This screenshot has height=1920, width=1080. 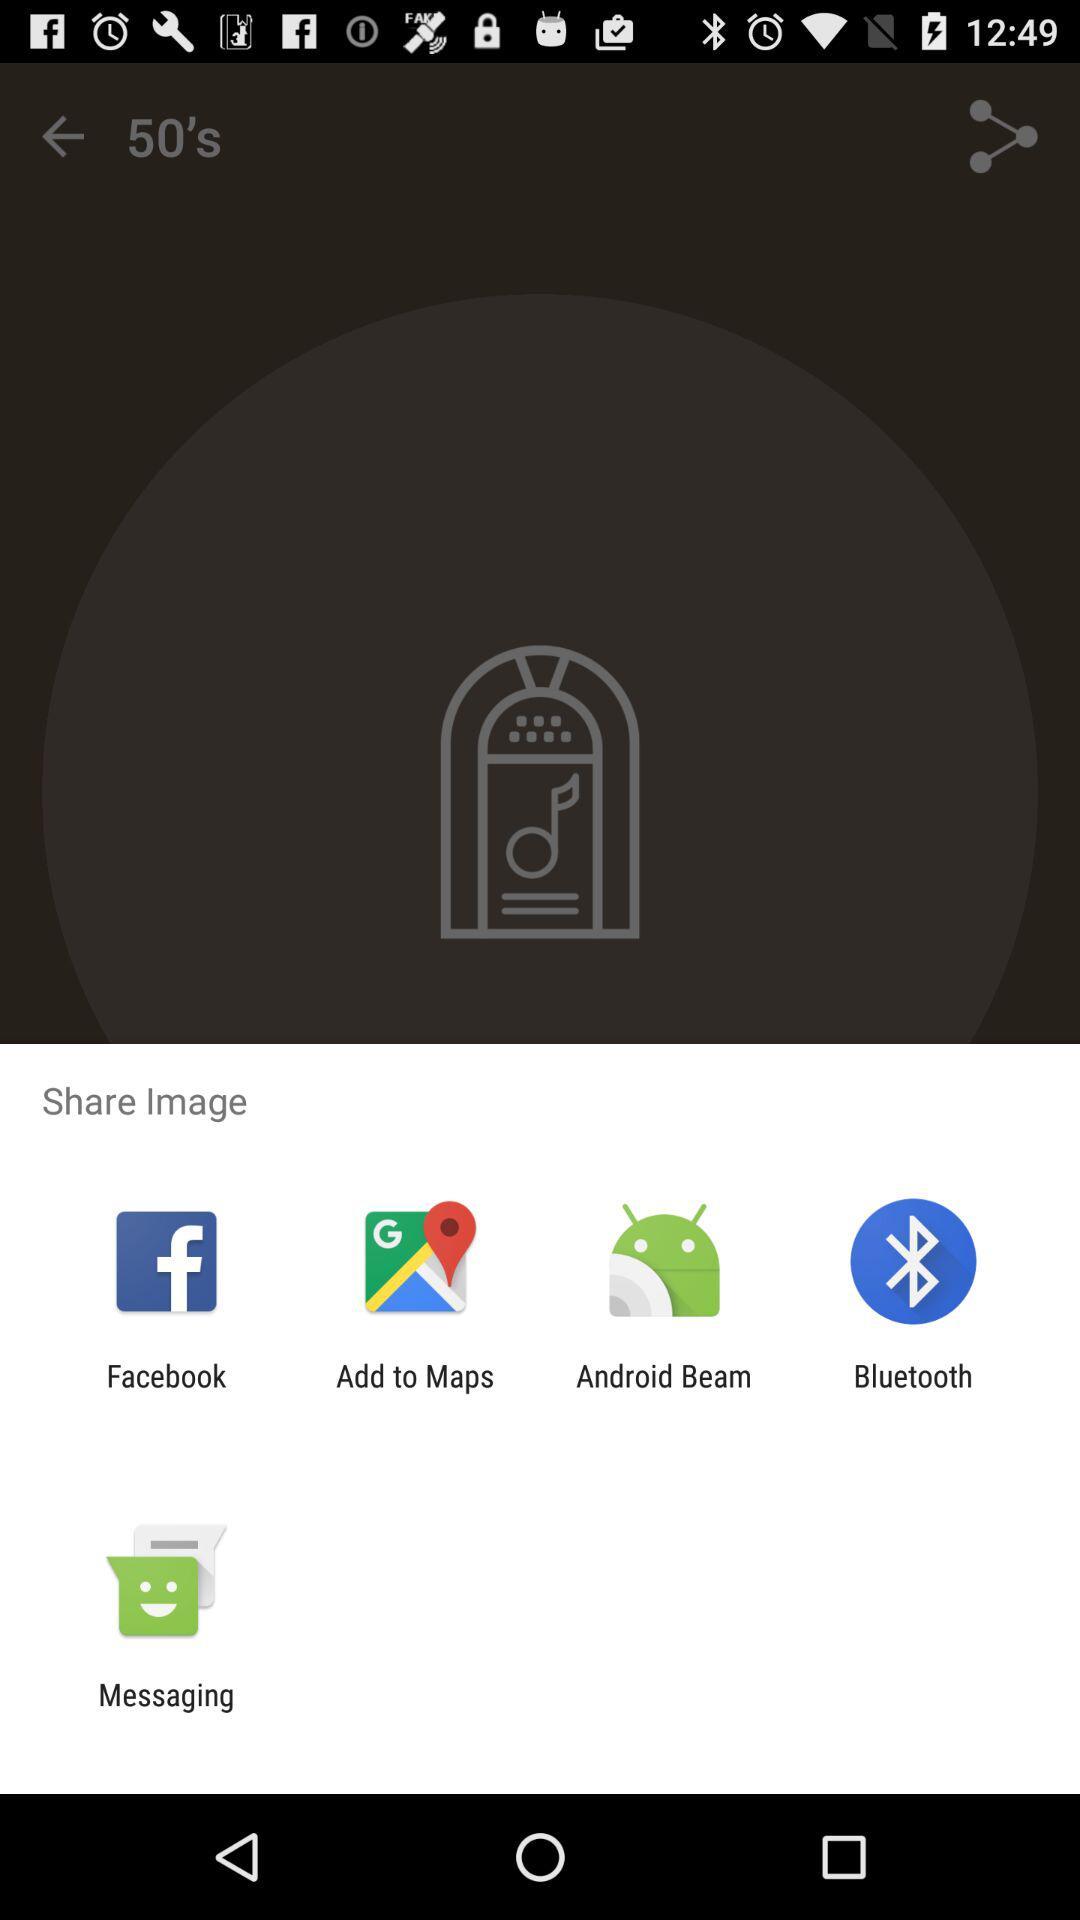 What do you see at coordinates (414, 1392) in the screenshot?
I see `the item next to android beam` at bounding box center [414, 1392].